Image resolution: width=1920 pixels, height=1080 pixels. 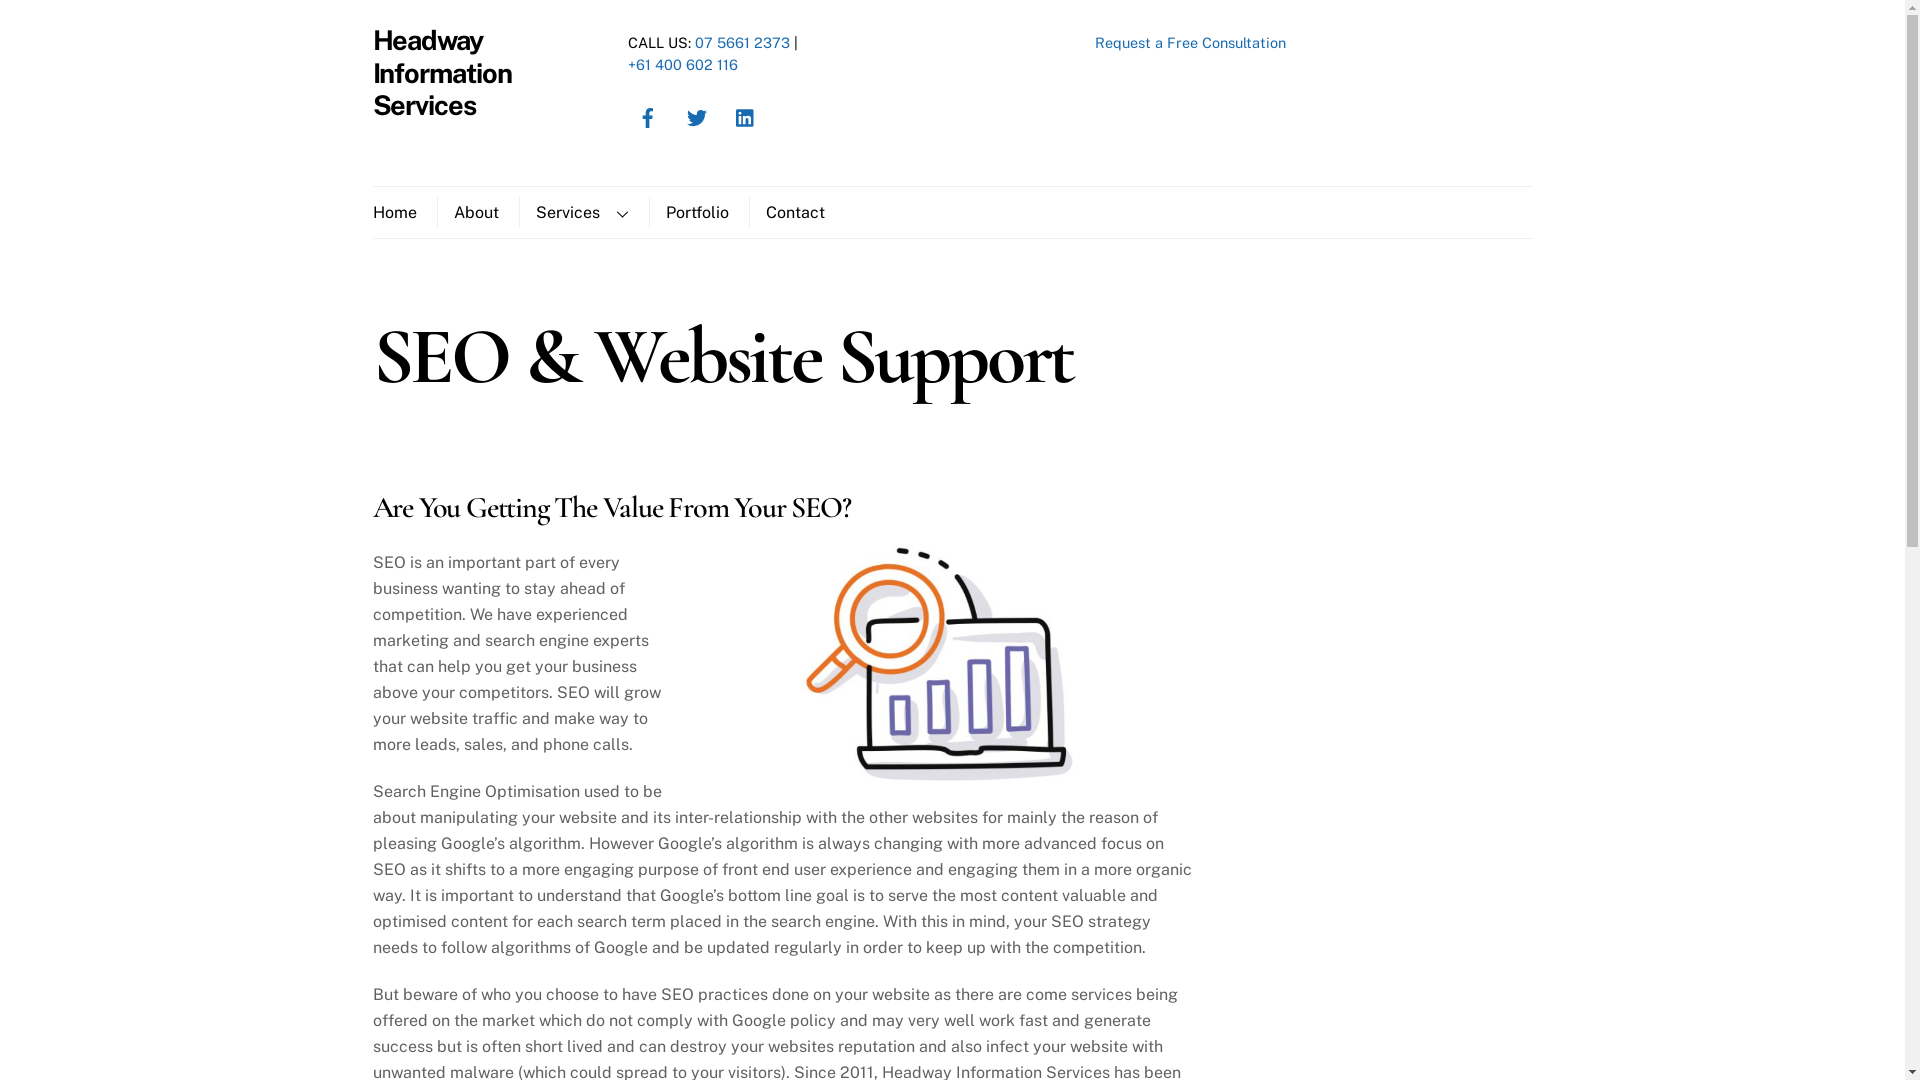 What do you see at coordinates (695, 42) in the screenshot?
I see `'07 5661 2373'` at bounding box center [695, 42].